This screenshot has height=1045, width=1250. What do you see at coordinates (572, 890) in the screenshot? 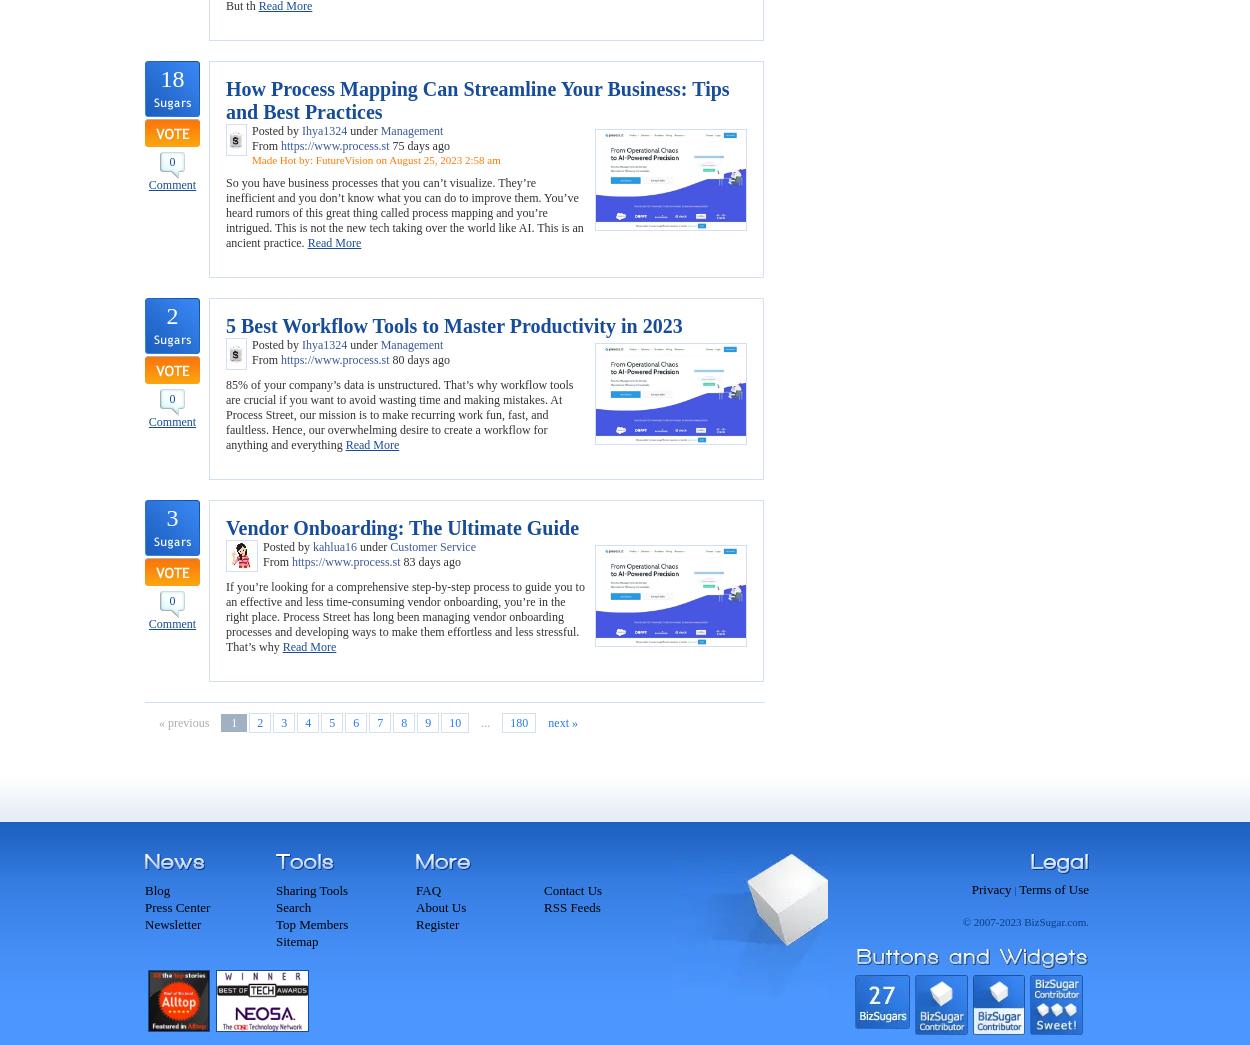
I see `'Contact Us'` at bounding box center [572, 890].